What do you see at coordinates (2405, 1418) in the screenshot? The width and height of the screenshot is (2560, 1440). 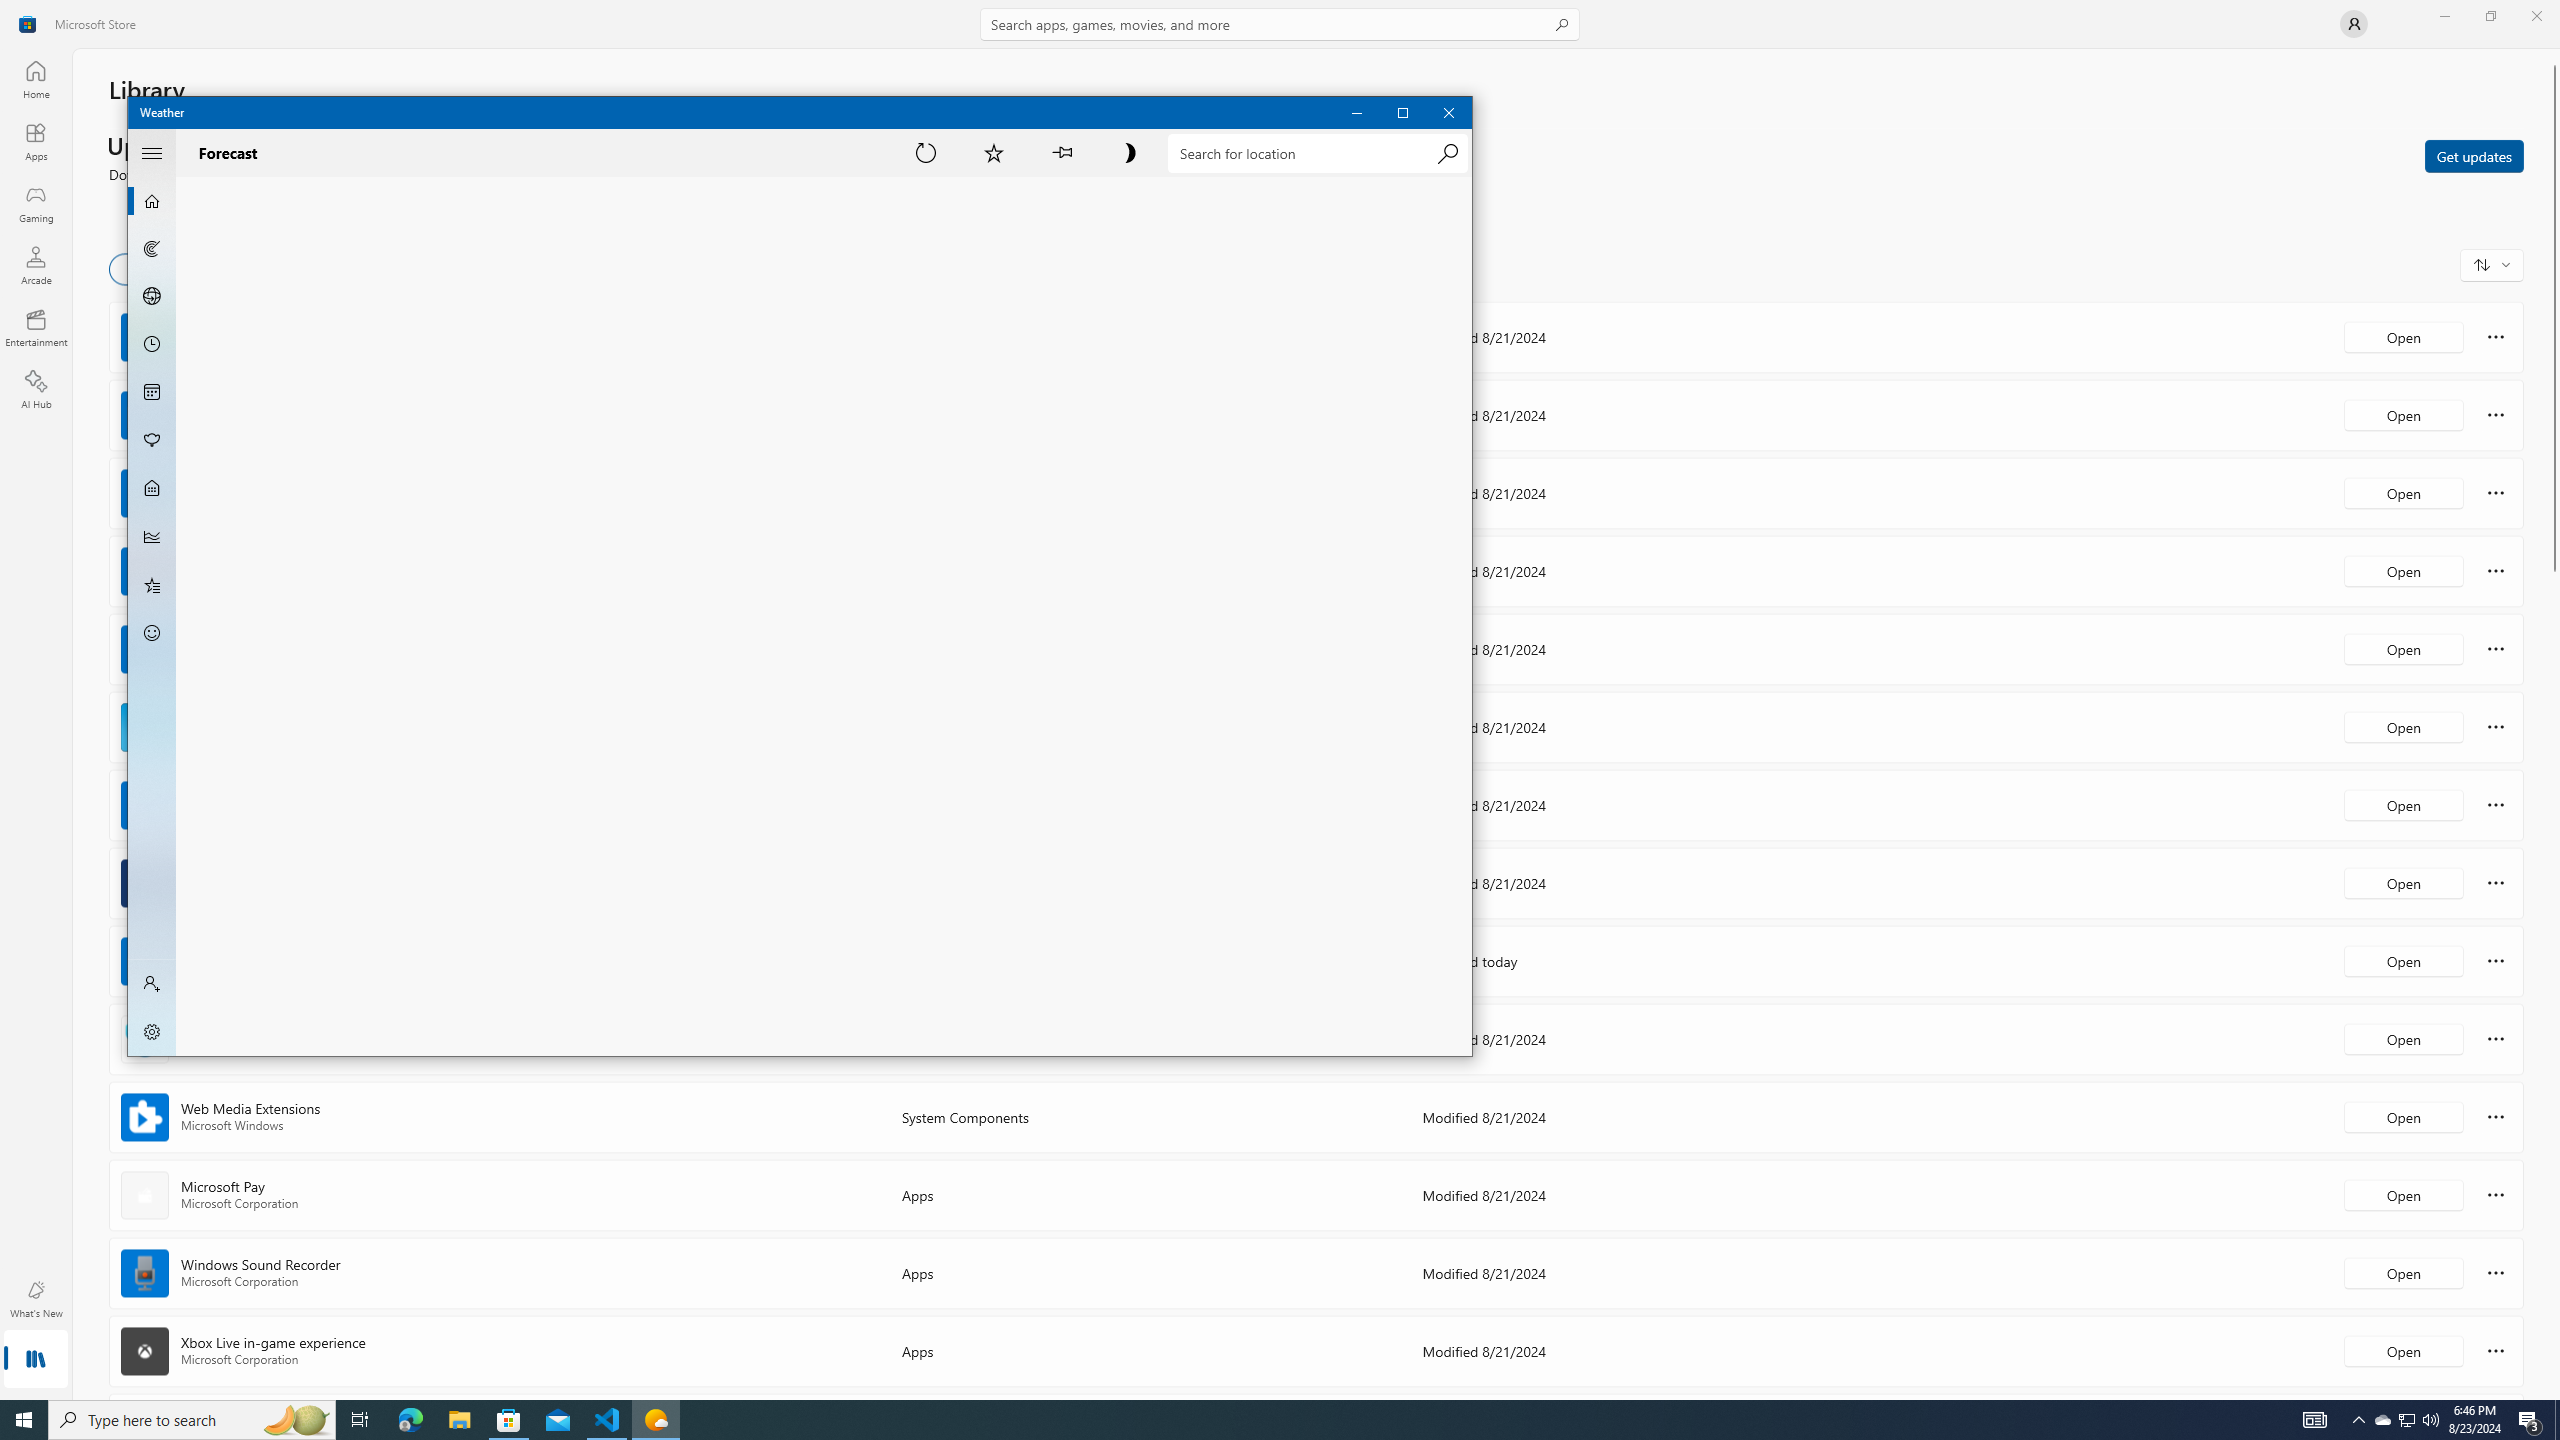 I see `'User Promoted Notification Area'` at bounding box center [2405, 1418].